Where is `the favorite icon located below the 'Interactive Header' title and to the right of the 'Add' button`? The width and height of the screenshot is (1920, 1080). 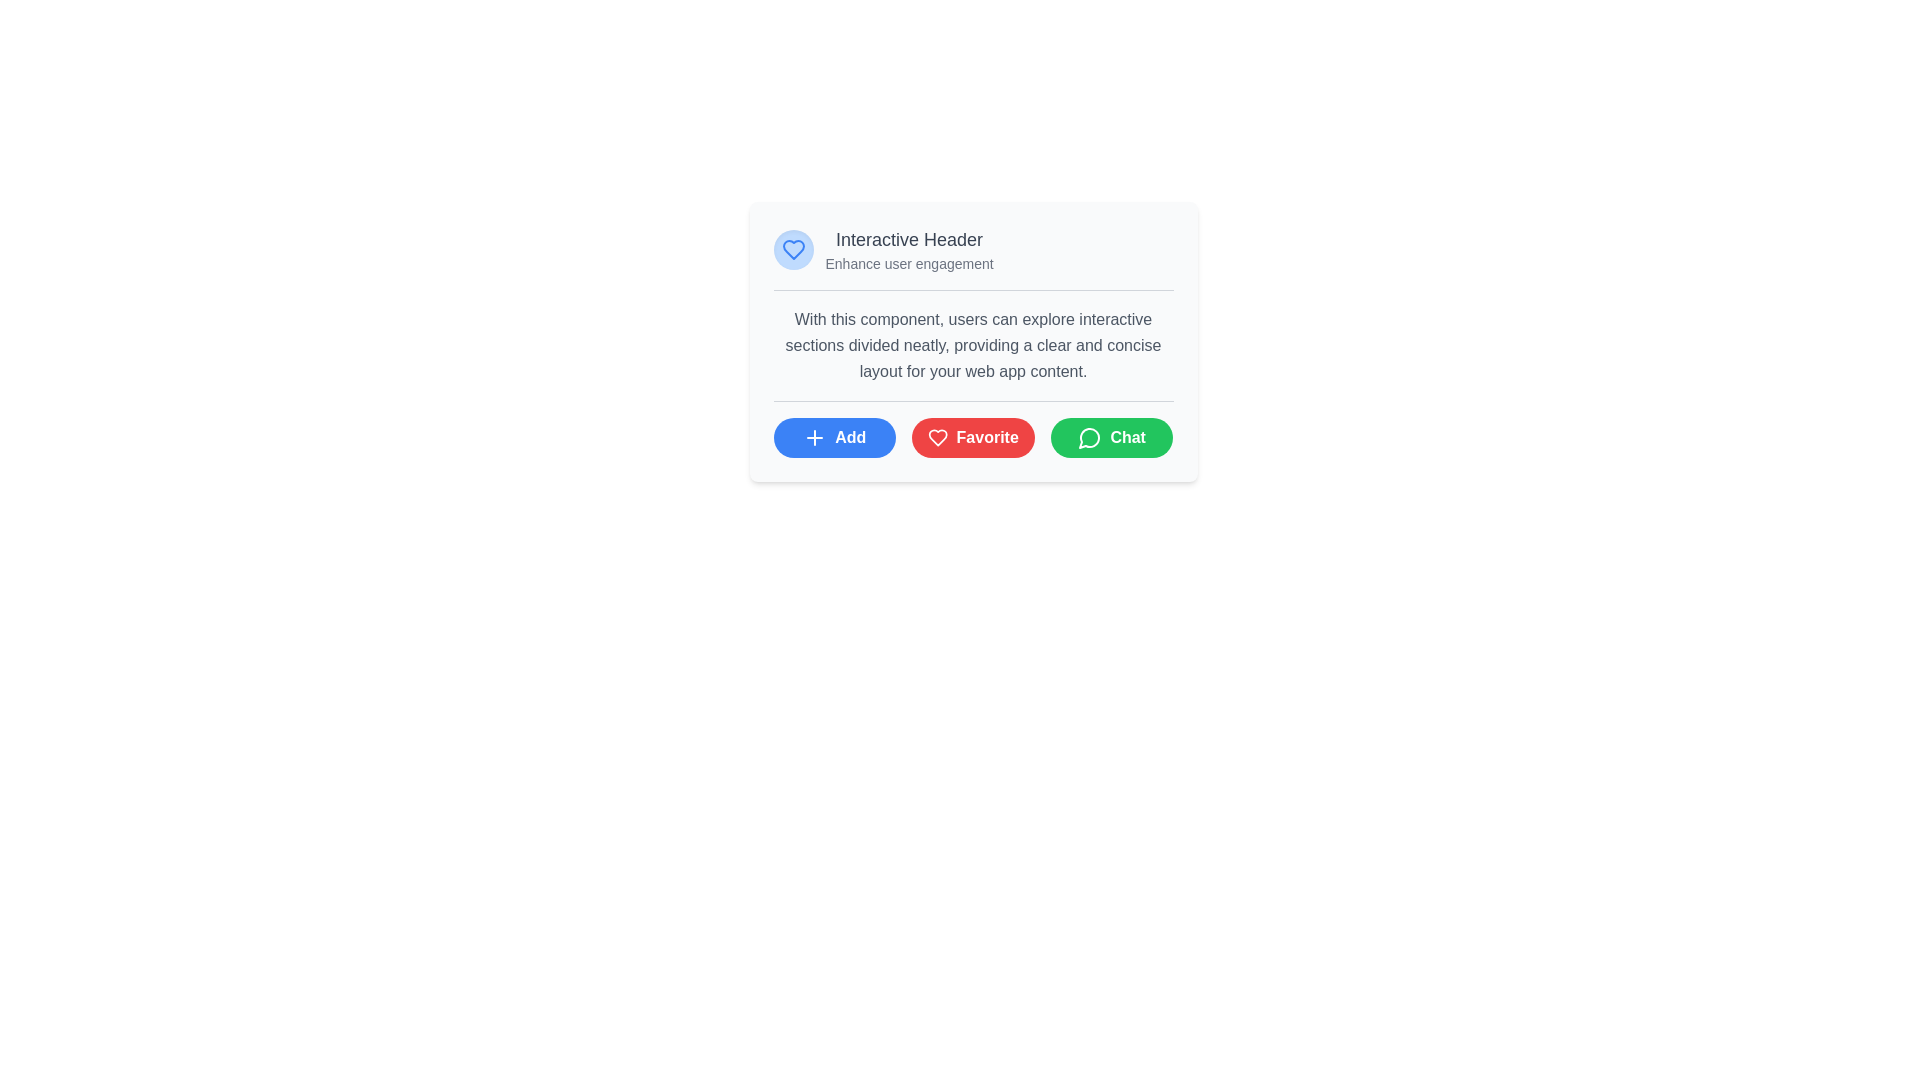 the favorite icon located below the 'Interactive Header' title and to the right of the 'Add' button is located at coordinates (937, 437).